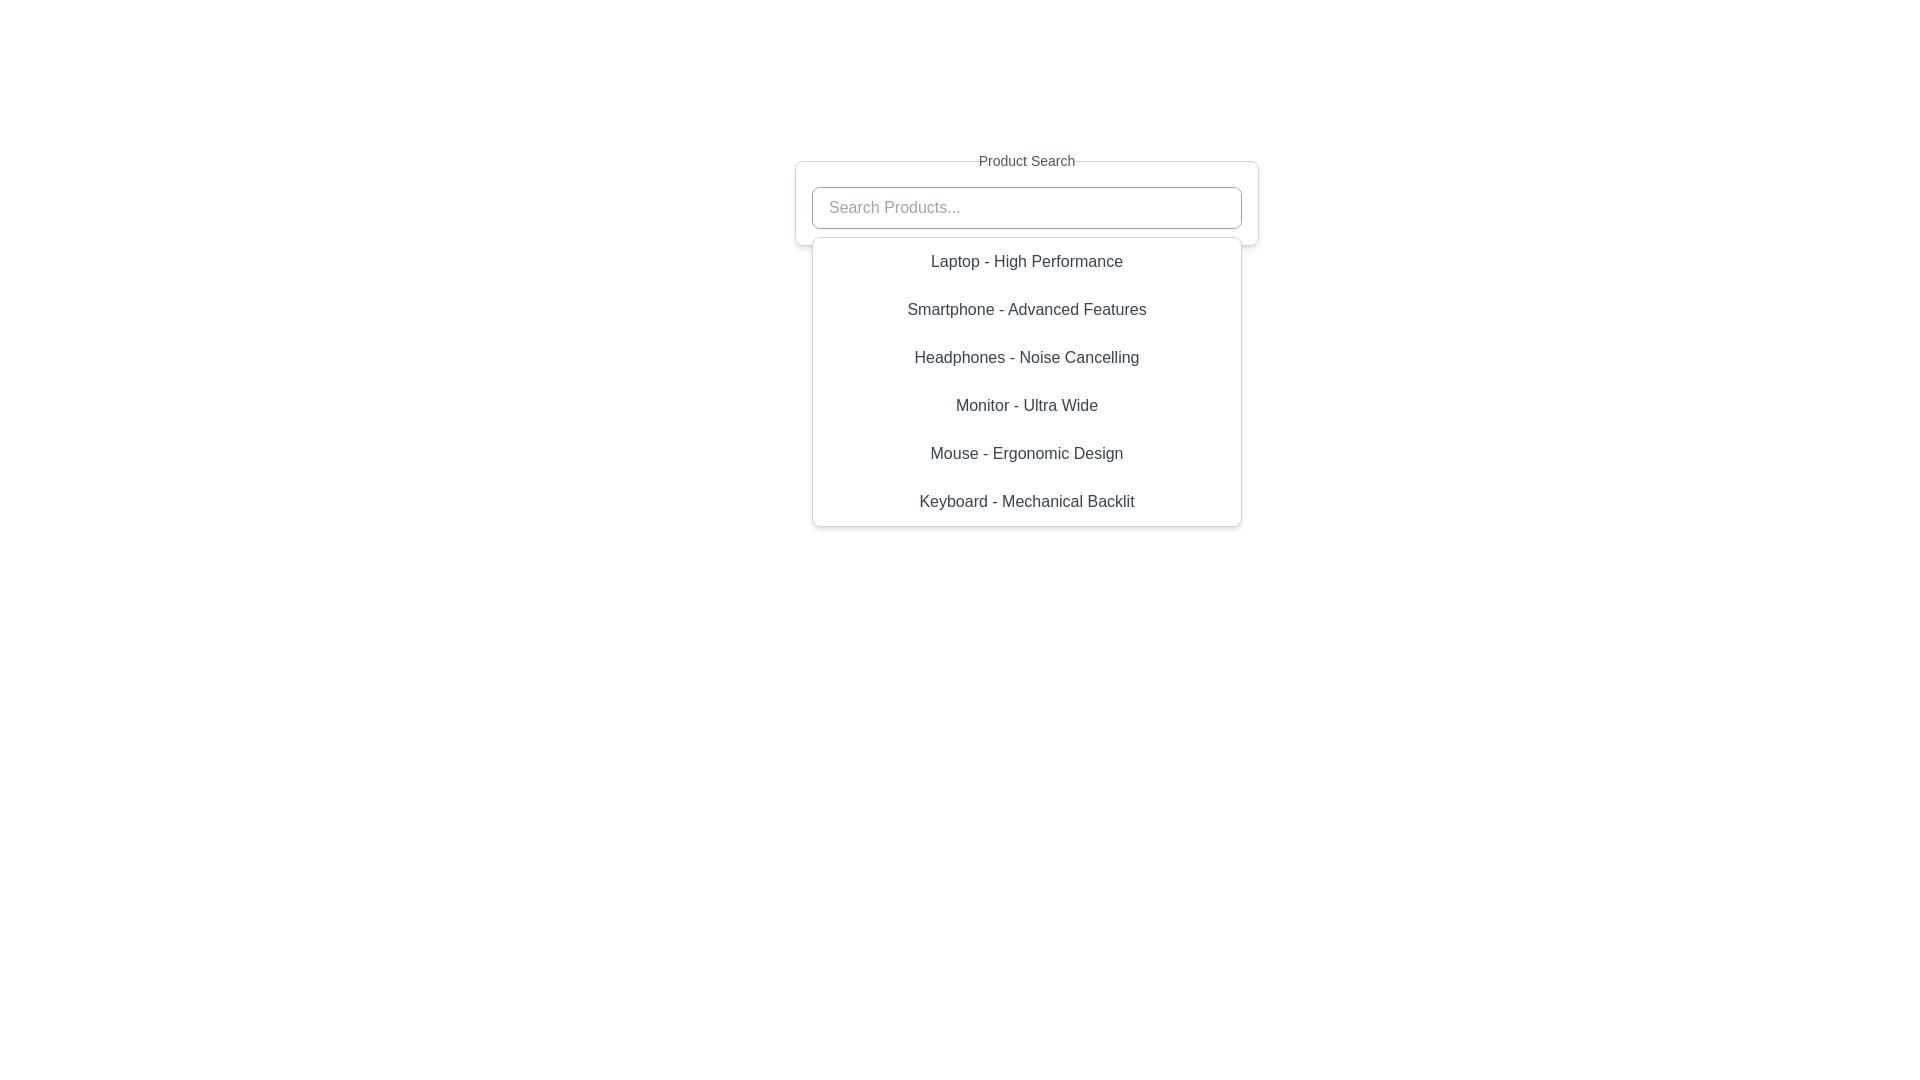  What do you see at coordinates (1027, 160) in the screenshot?
I see `the 'Product Search' label, which is a gray text label positioned above the product search input field in the top-center section of the interface` at bounding box center [1027, 160].